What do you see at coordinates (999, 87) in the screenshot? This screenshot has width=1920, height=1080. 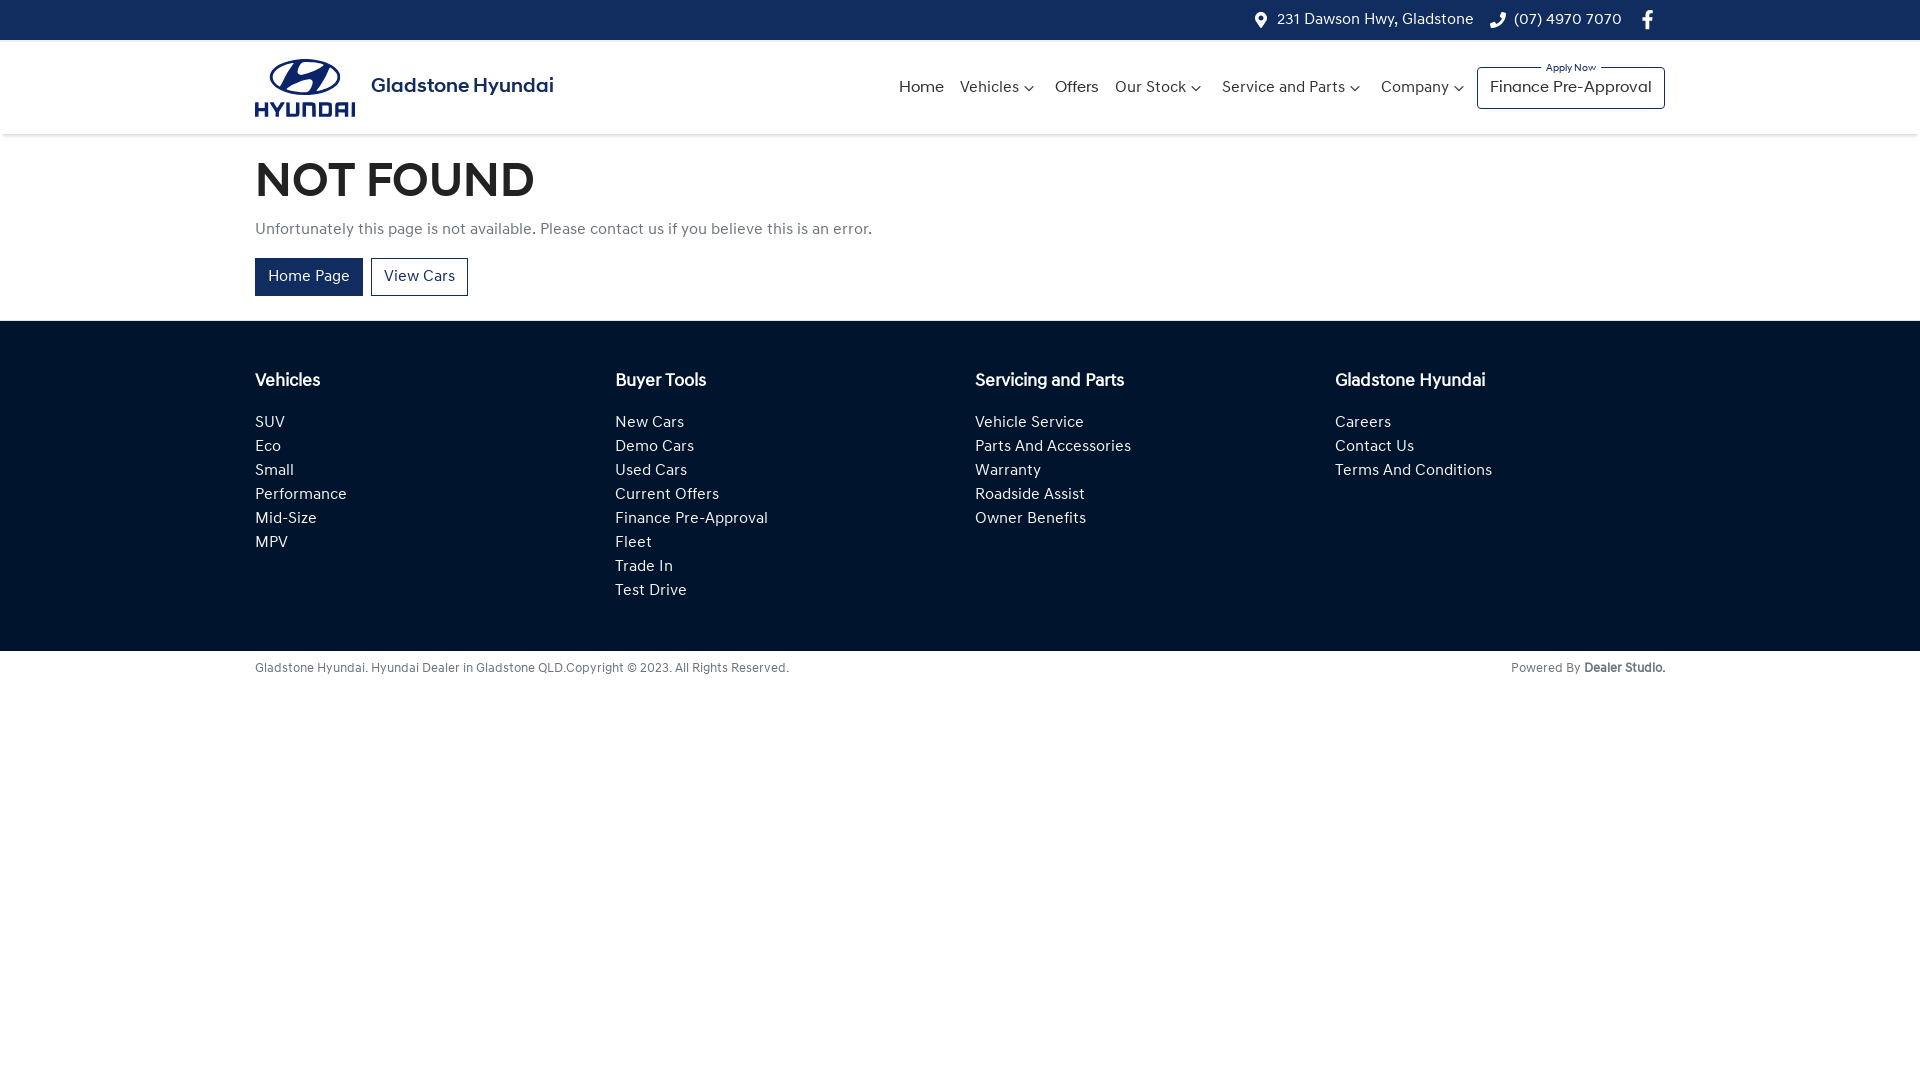 I see `'Vehicles'` at bounding box center [999, 87].